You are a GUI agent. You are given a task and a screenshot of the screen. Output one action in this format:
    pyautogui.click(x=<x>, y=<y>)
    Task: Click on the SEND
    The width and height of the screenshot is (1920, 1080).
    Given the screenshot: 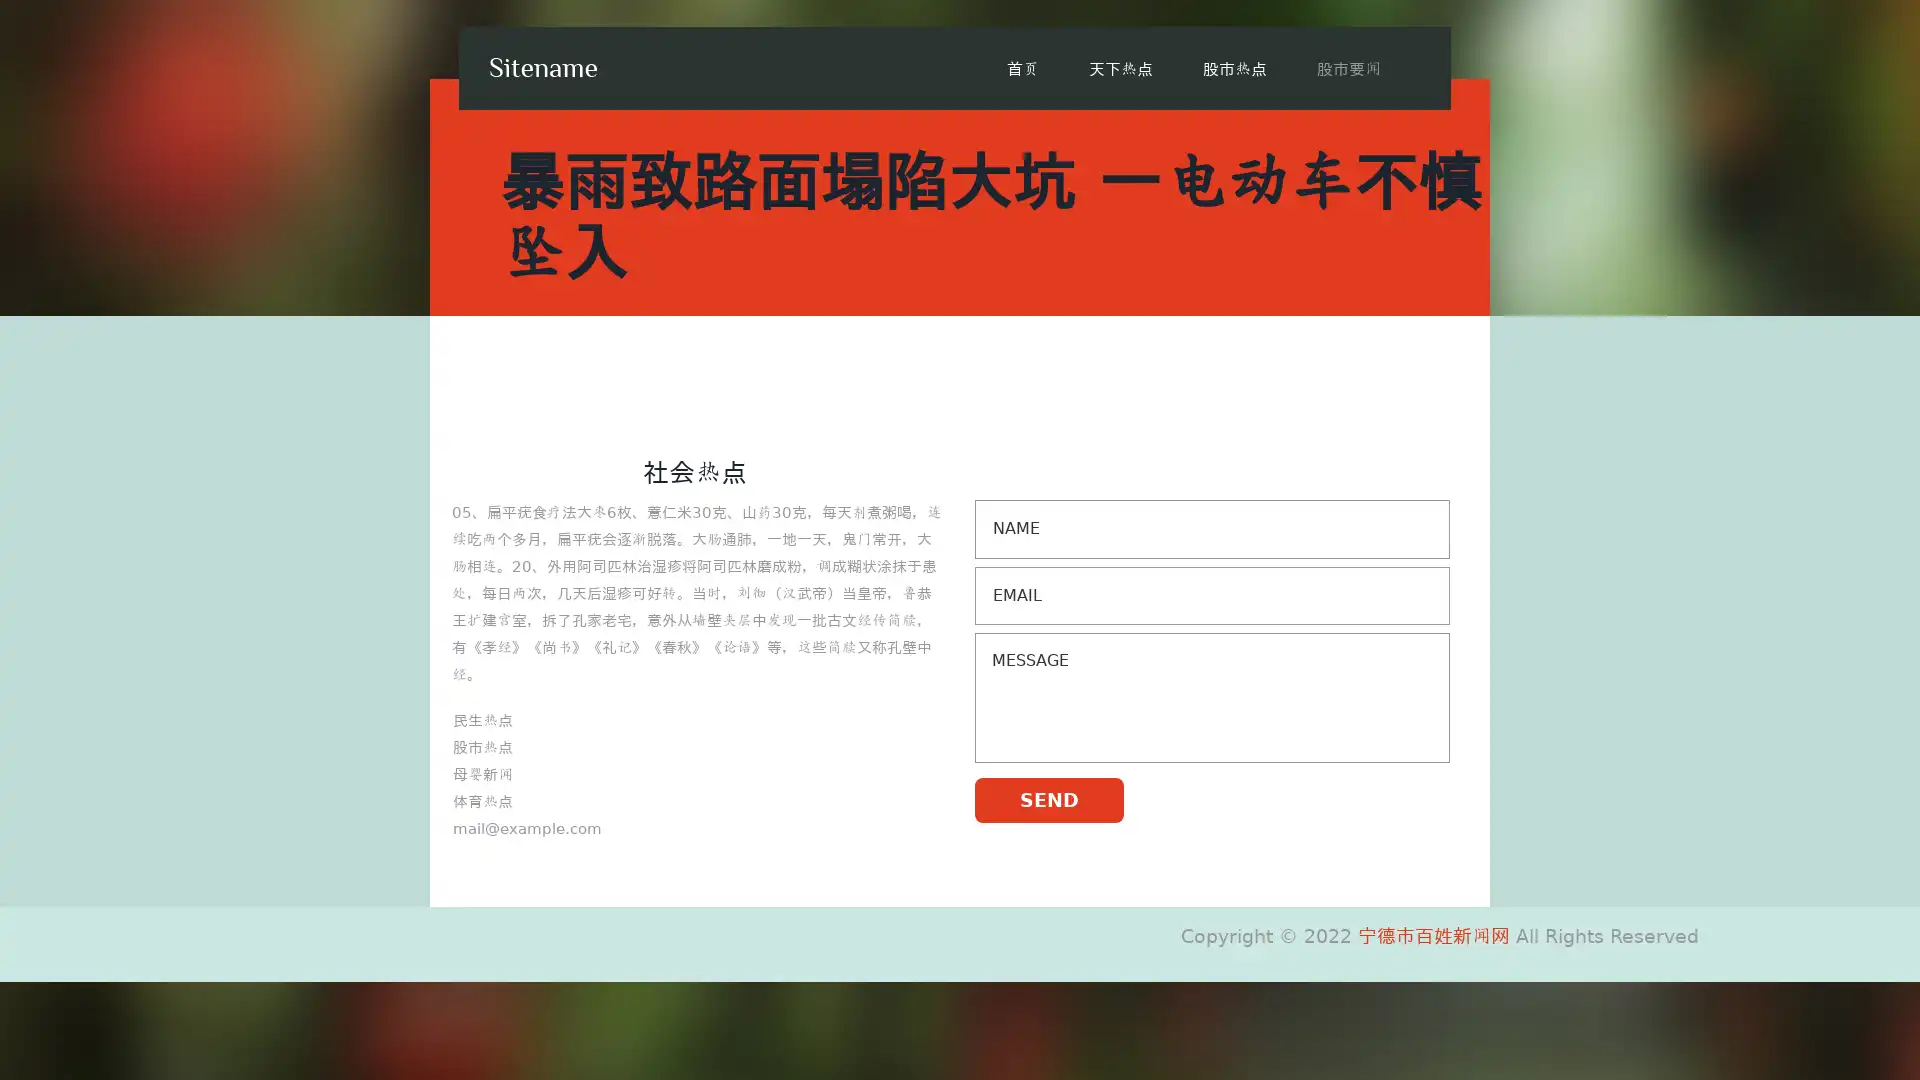 What is the action you would take?
    pyautogui.click(x=1048, y=798)
    